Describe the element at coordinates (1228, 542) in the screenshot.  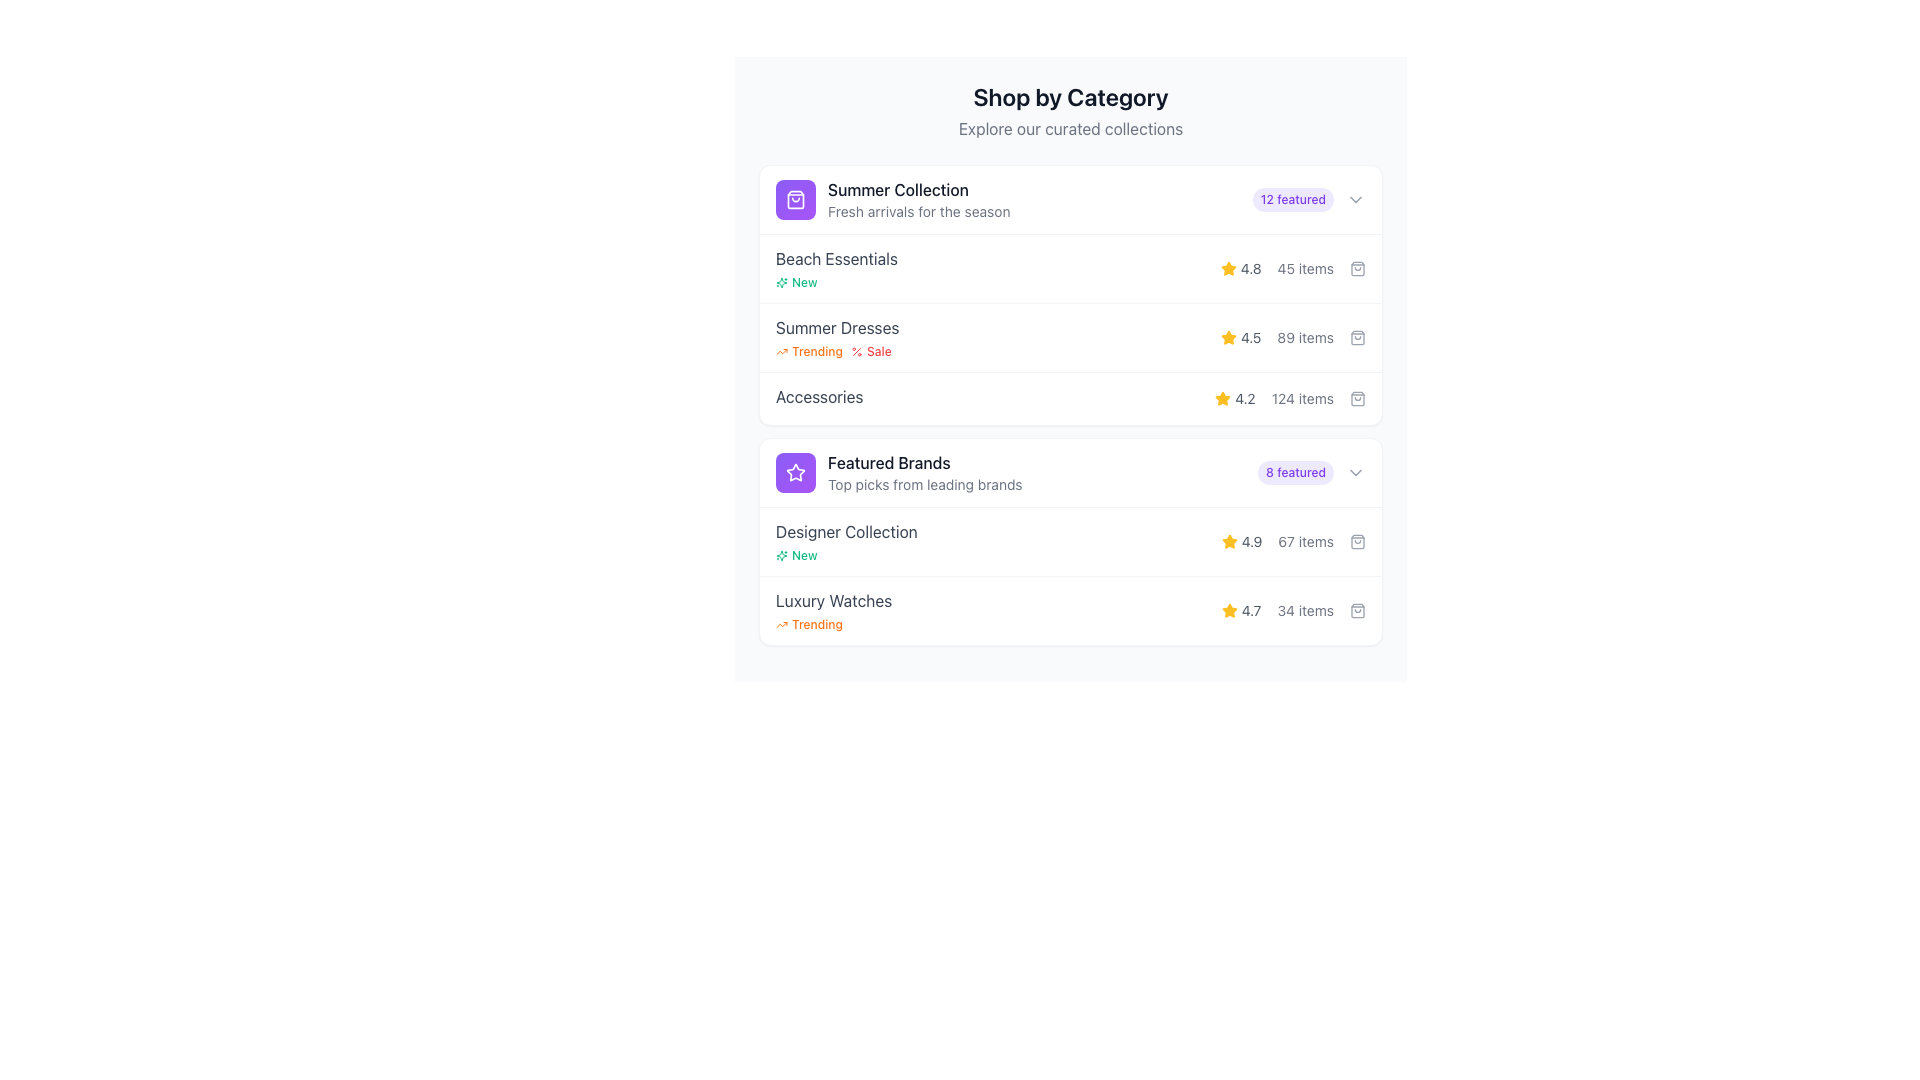
I see `the golden-yellow five-pointed star icon, which signifies a rating or favorite marker, located on the right side of the 'Designer Collection' text in the 'Featured Brands' section` at that location.